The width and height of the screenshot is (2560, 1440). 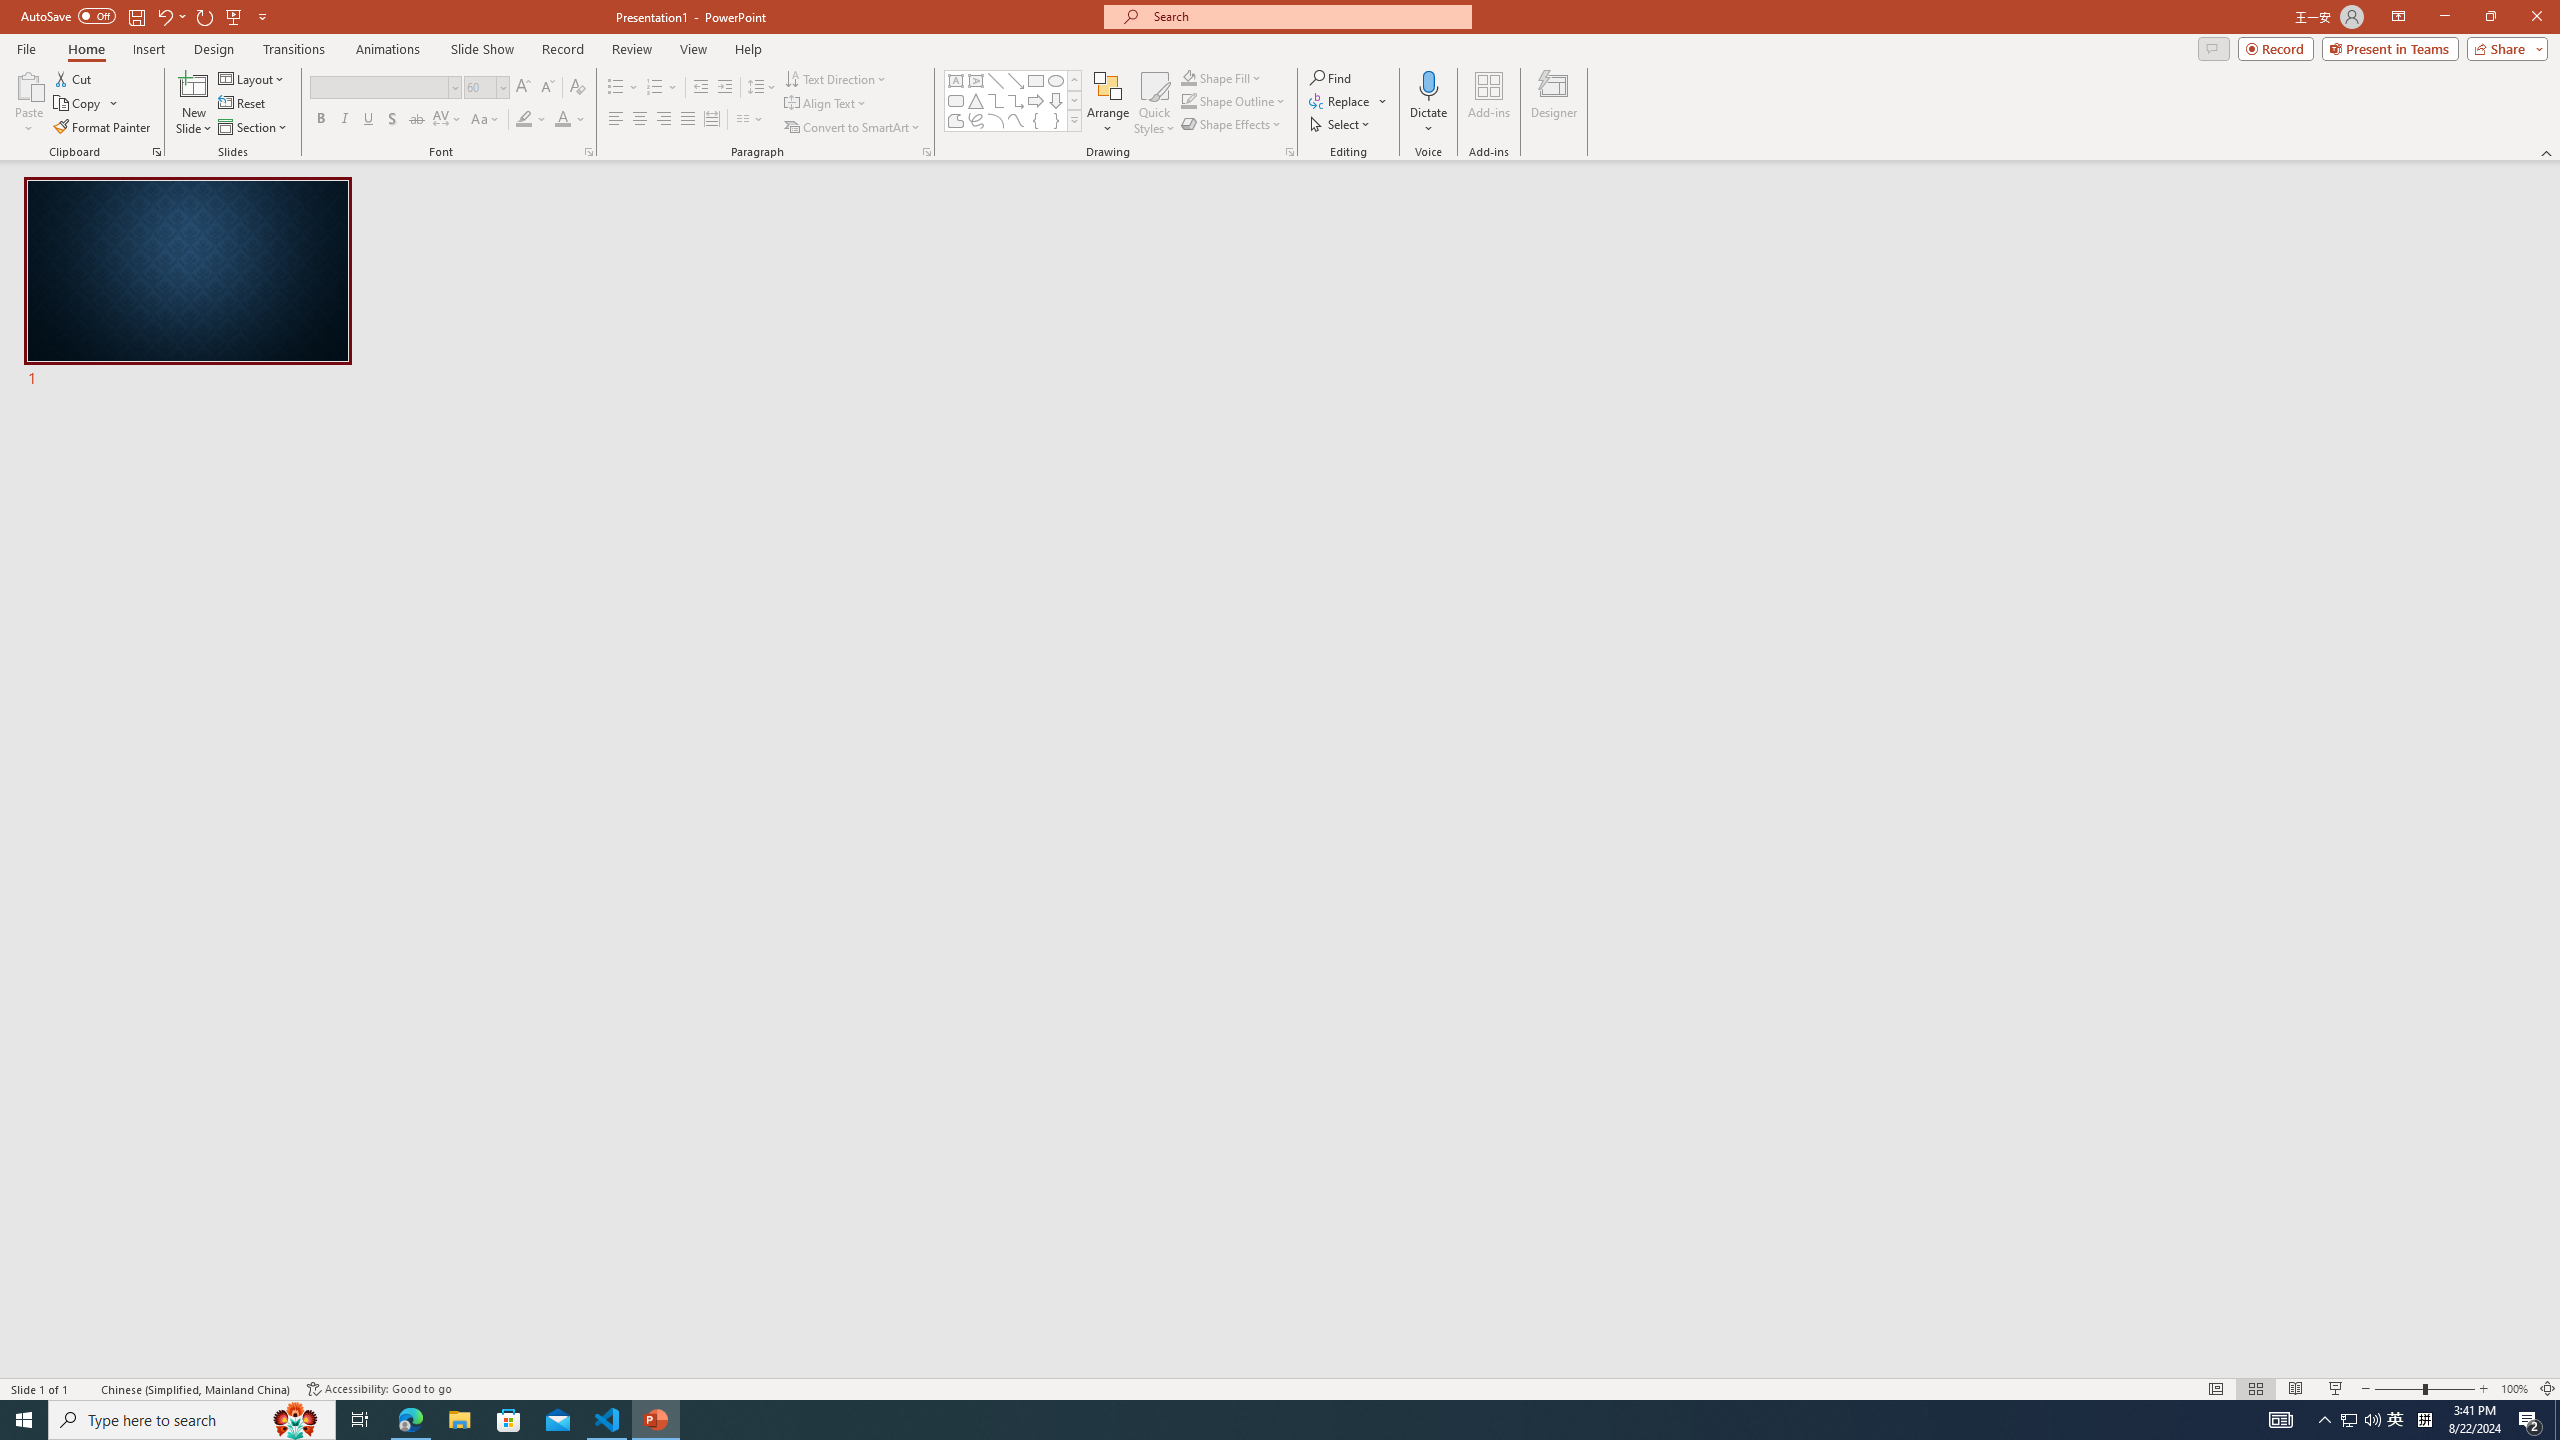 What do you see at coordinates (836, 78) in the screenshot?
I see `'Text Direction'` at bounding box center [836, 78].